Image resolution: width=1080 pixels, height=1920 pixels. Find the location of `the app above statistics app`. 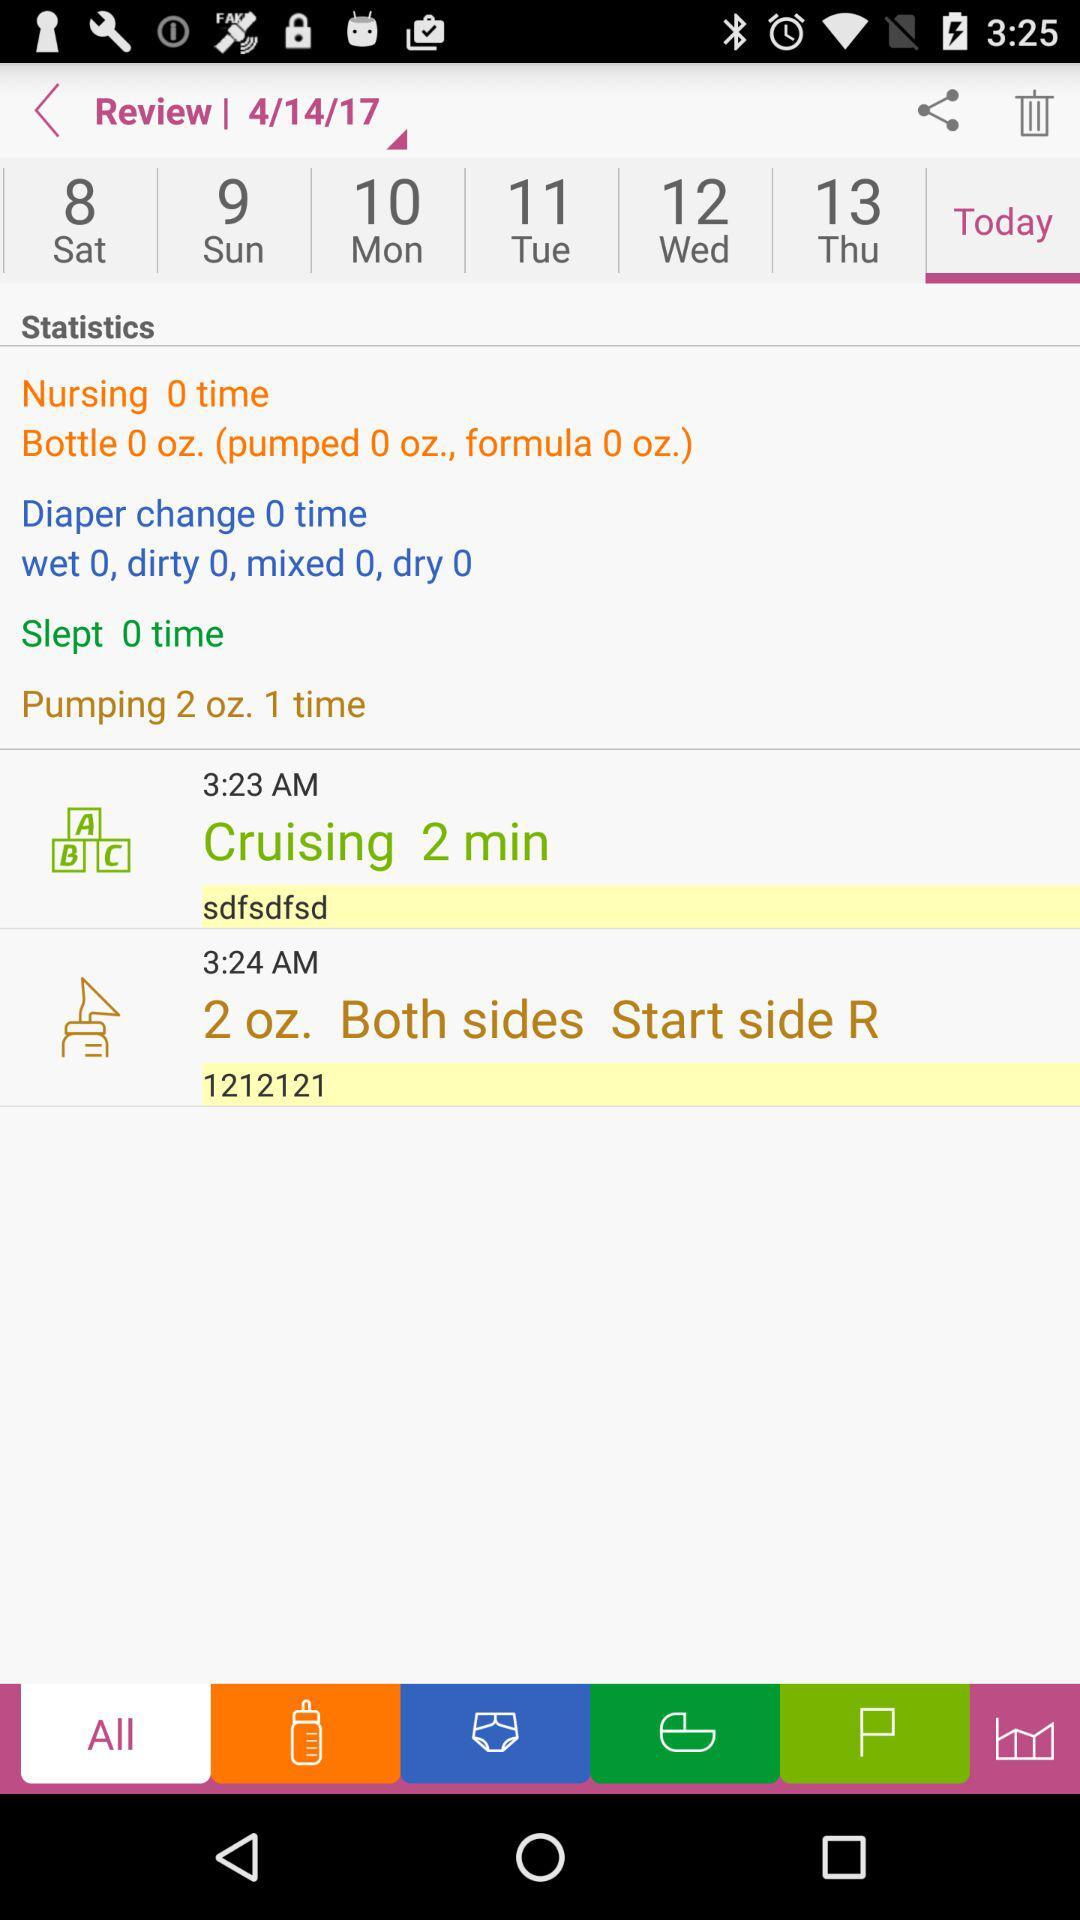

the app above statistics app is located at coordinates (693, 220).